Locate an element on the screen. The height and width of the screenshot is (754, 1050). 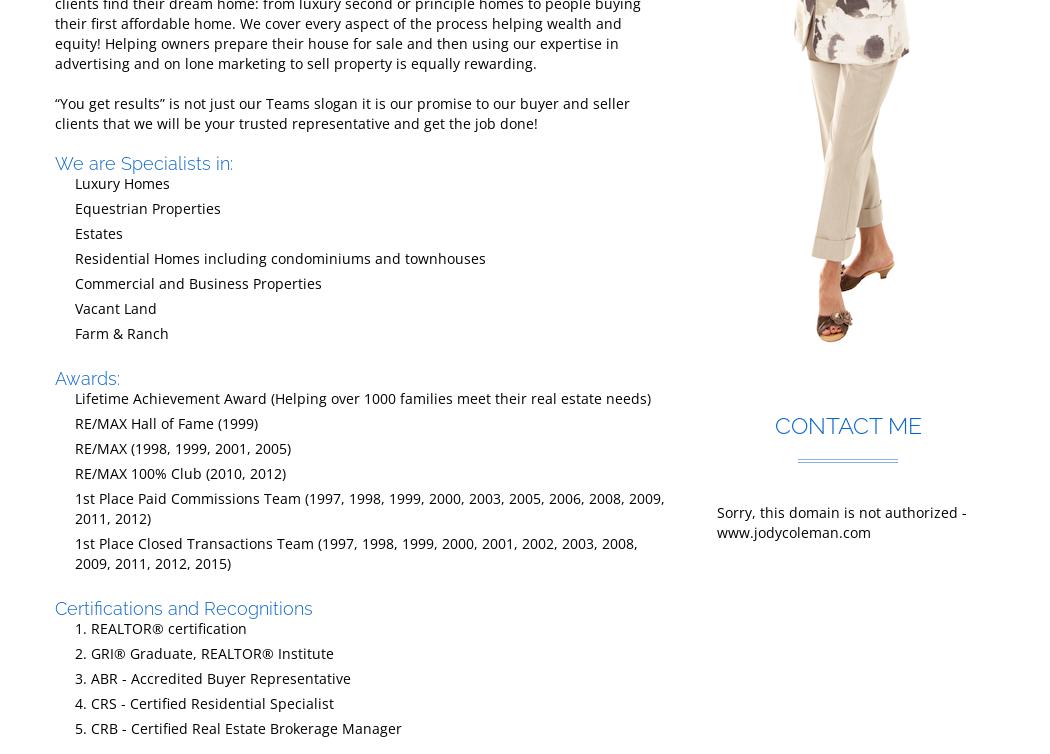
'RE/MAX Hall of Fame (1999)' is located at coordinates (73, 422).